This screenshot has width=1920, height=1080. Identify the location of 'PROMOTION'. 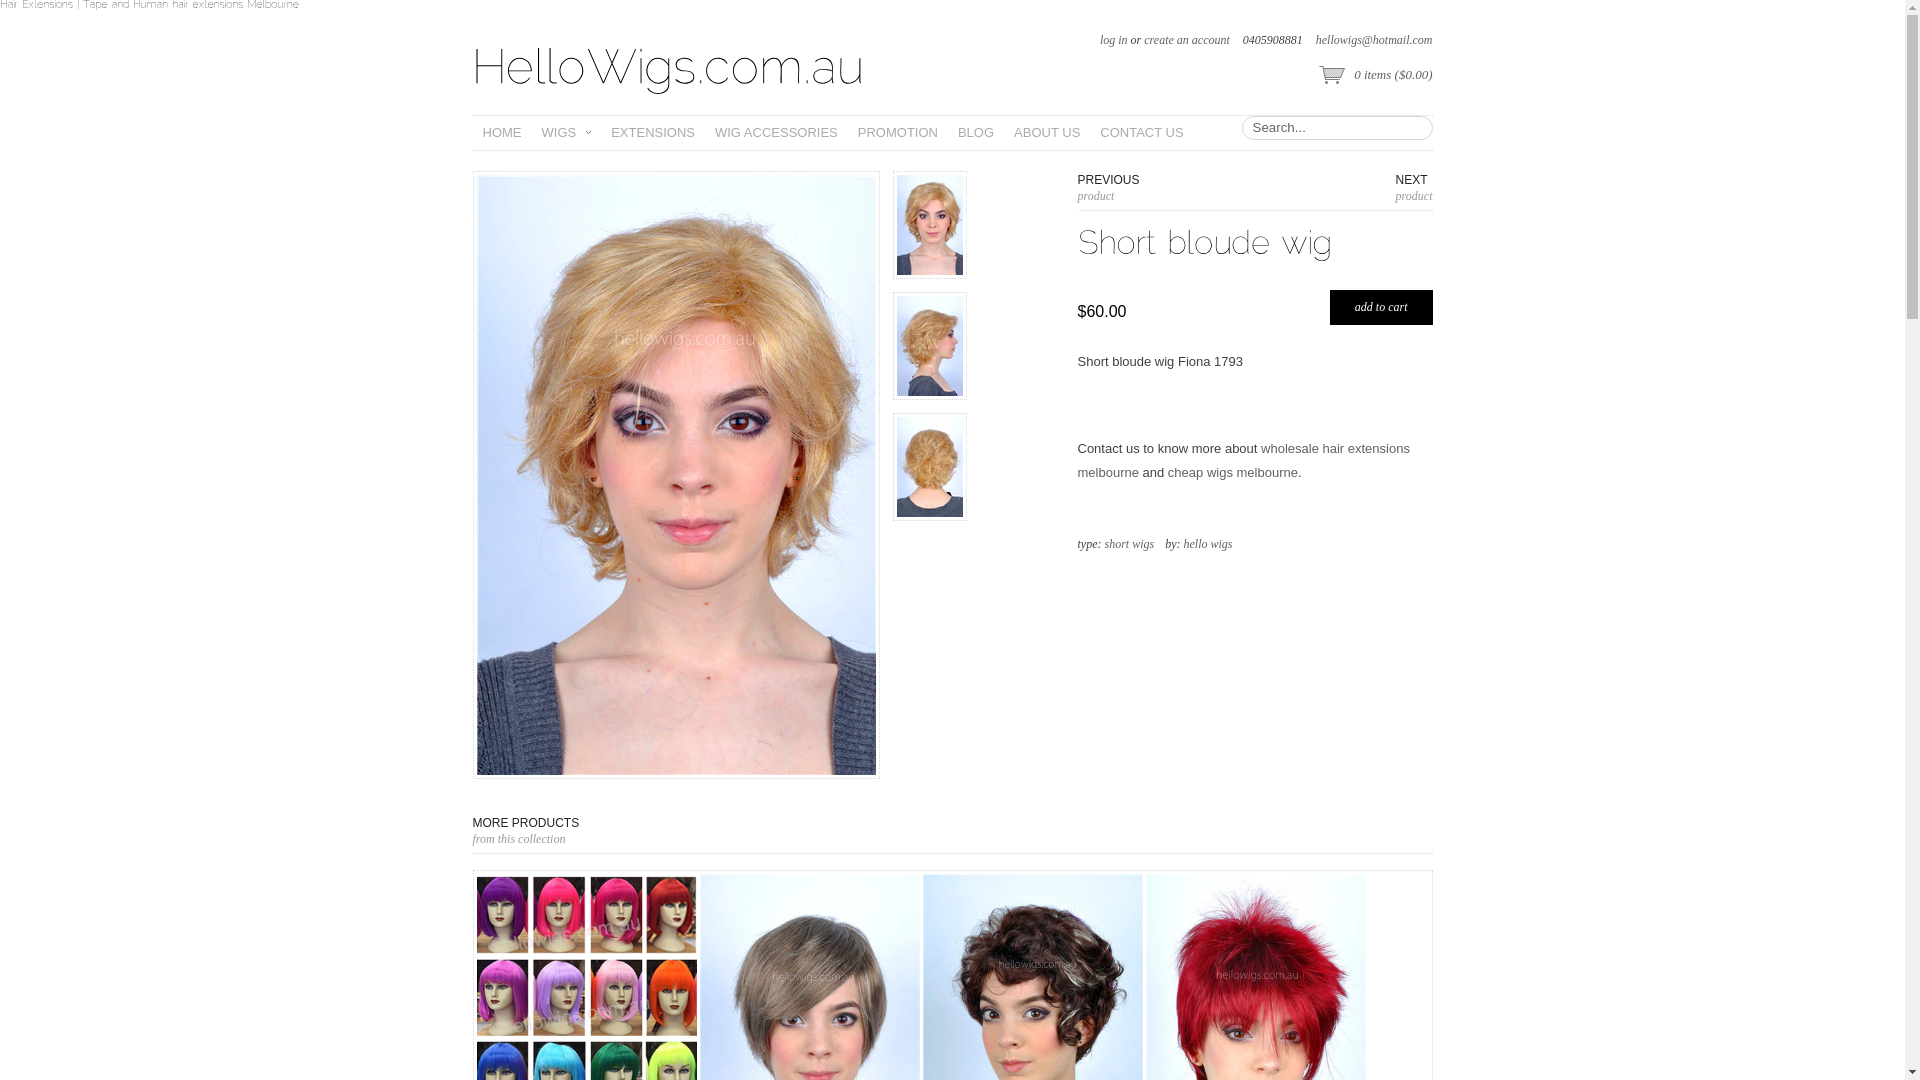
(896, 132).